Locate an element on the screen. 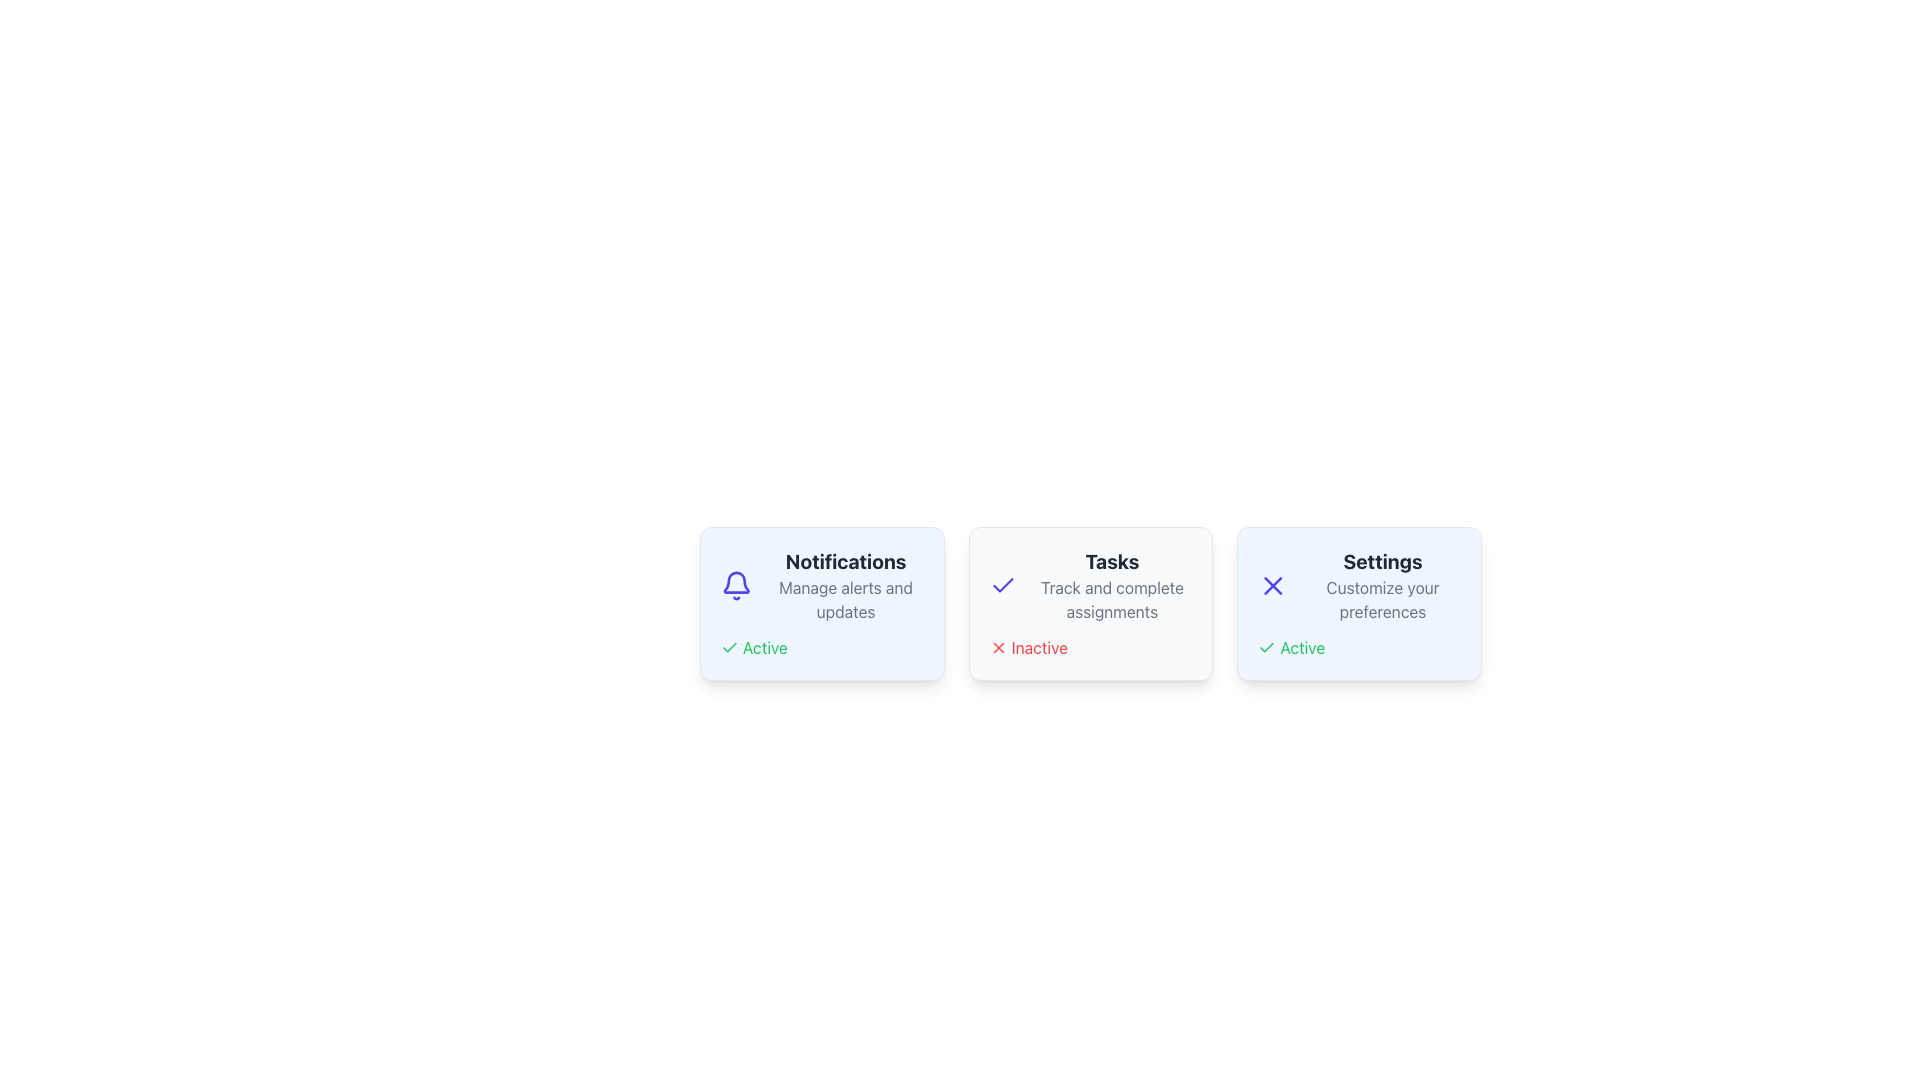 The image size is (1920, 1080). information provided in the Text Label (Title and Subtitle Pair) located centrally within the leftmost card, which describes the purpose of the first card related to notifications is located at coordinates (846, 585).